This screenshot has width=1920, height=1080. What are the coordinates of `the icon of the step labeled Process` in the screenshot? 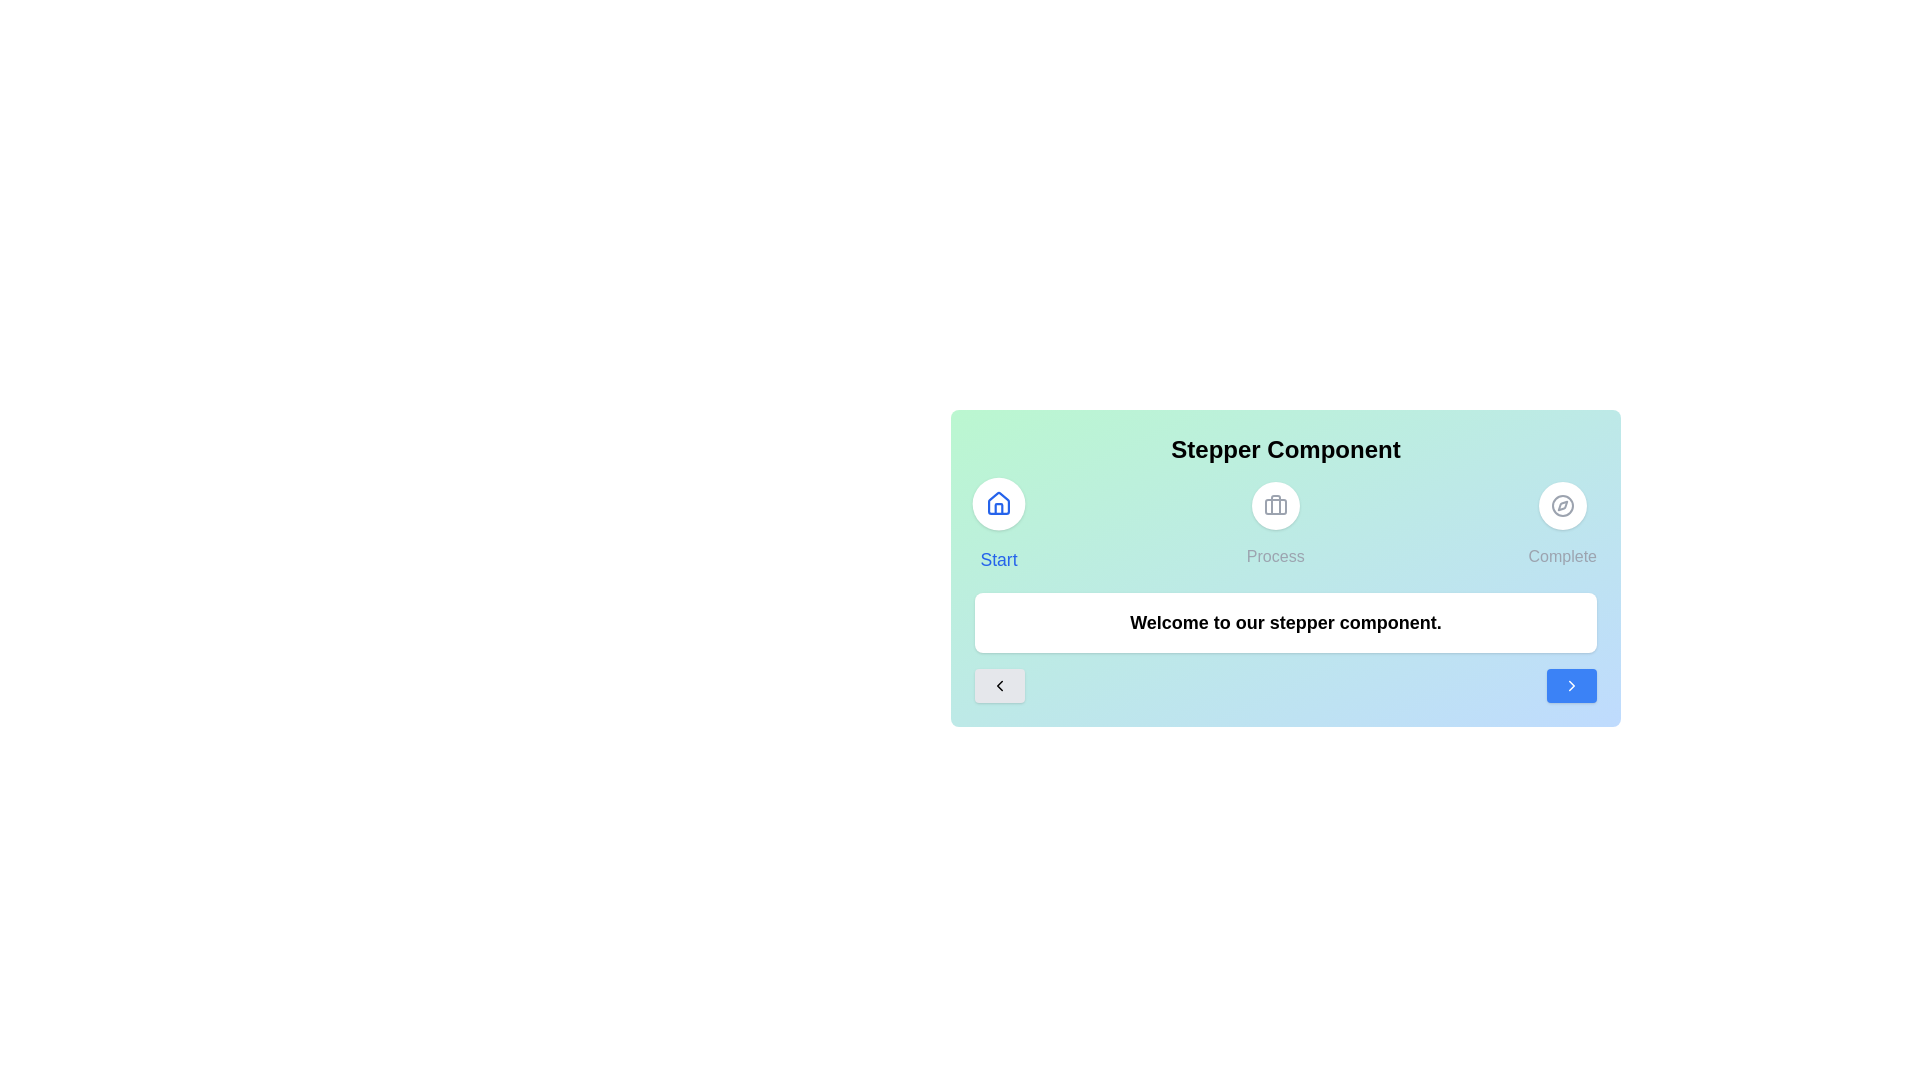 It's located at (1274, 504).